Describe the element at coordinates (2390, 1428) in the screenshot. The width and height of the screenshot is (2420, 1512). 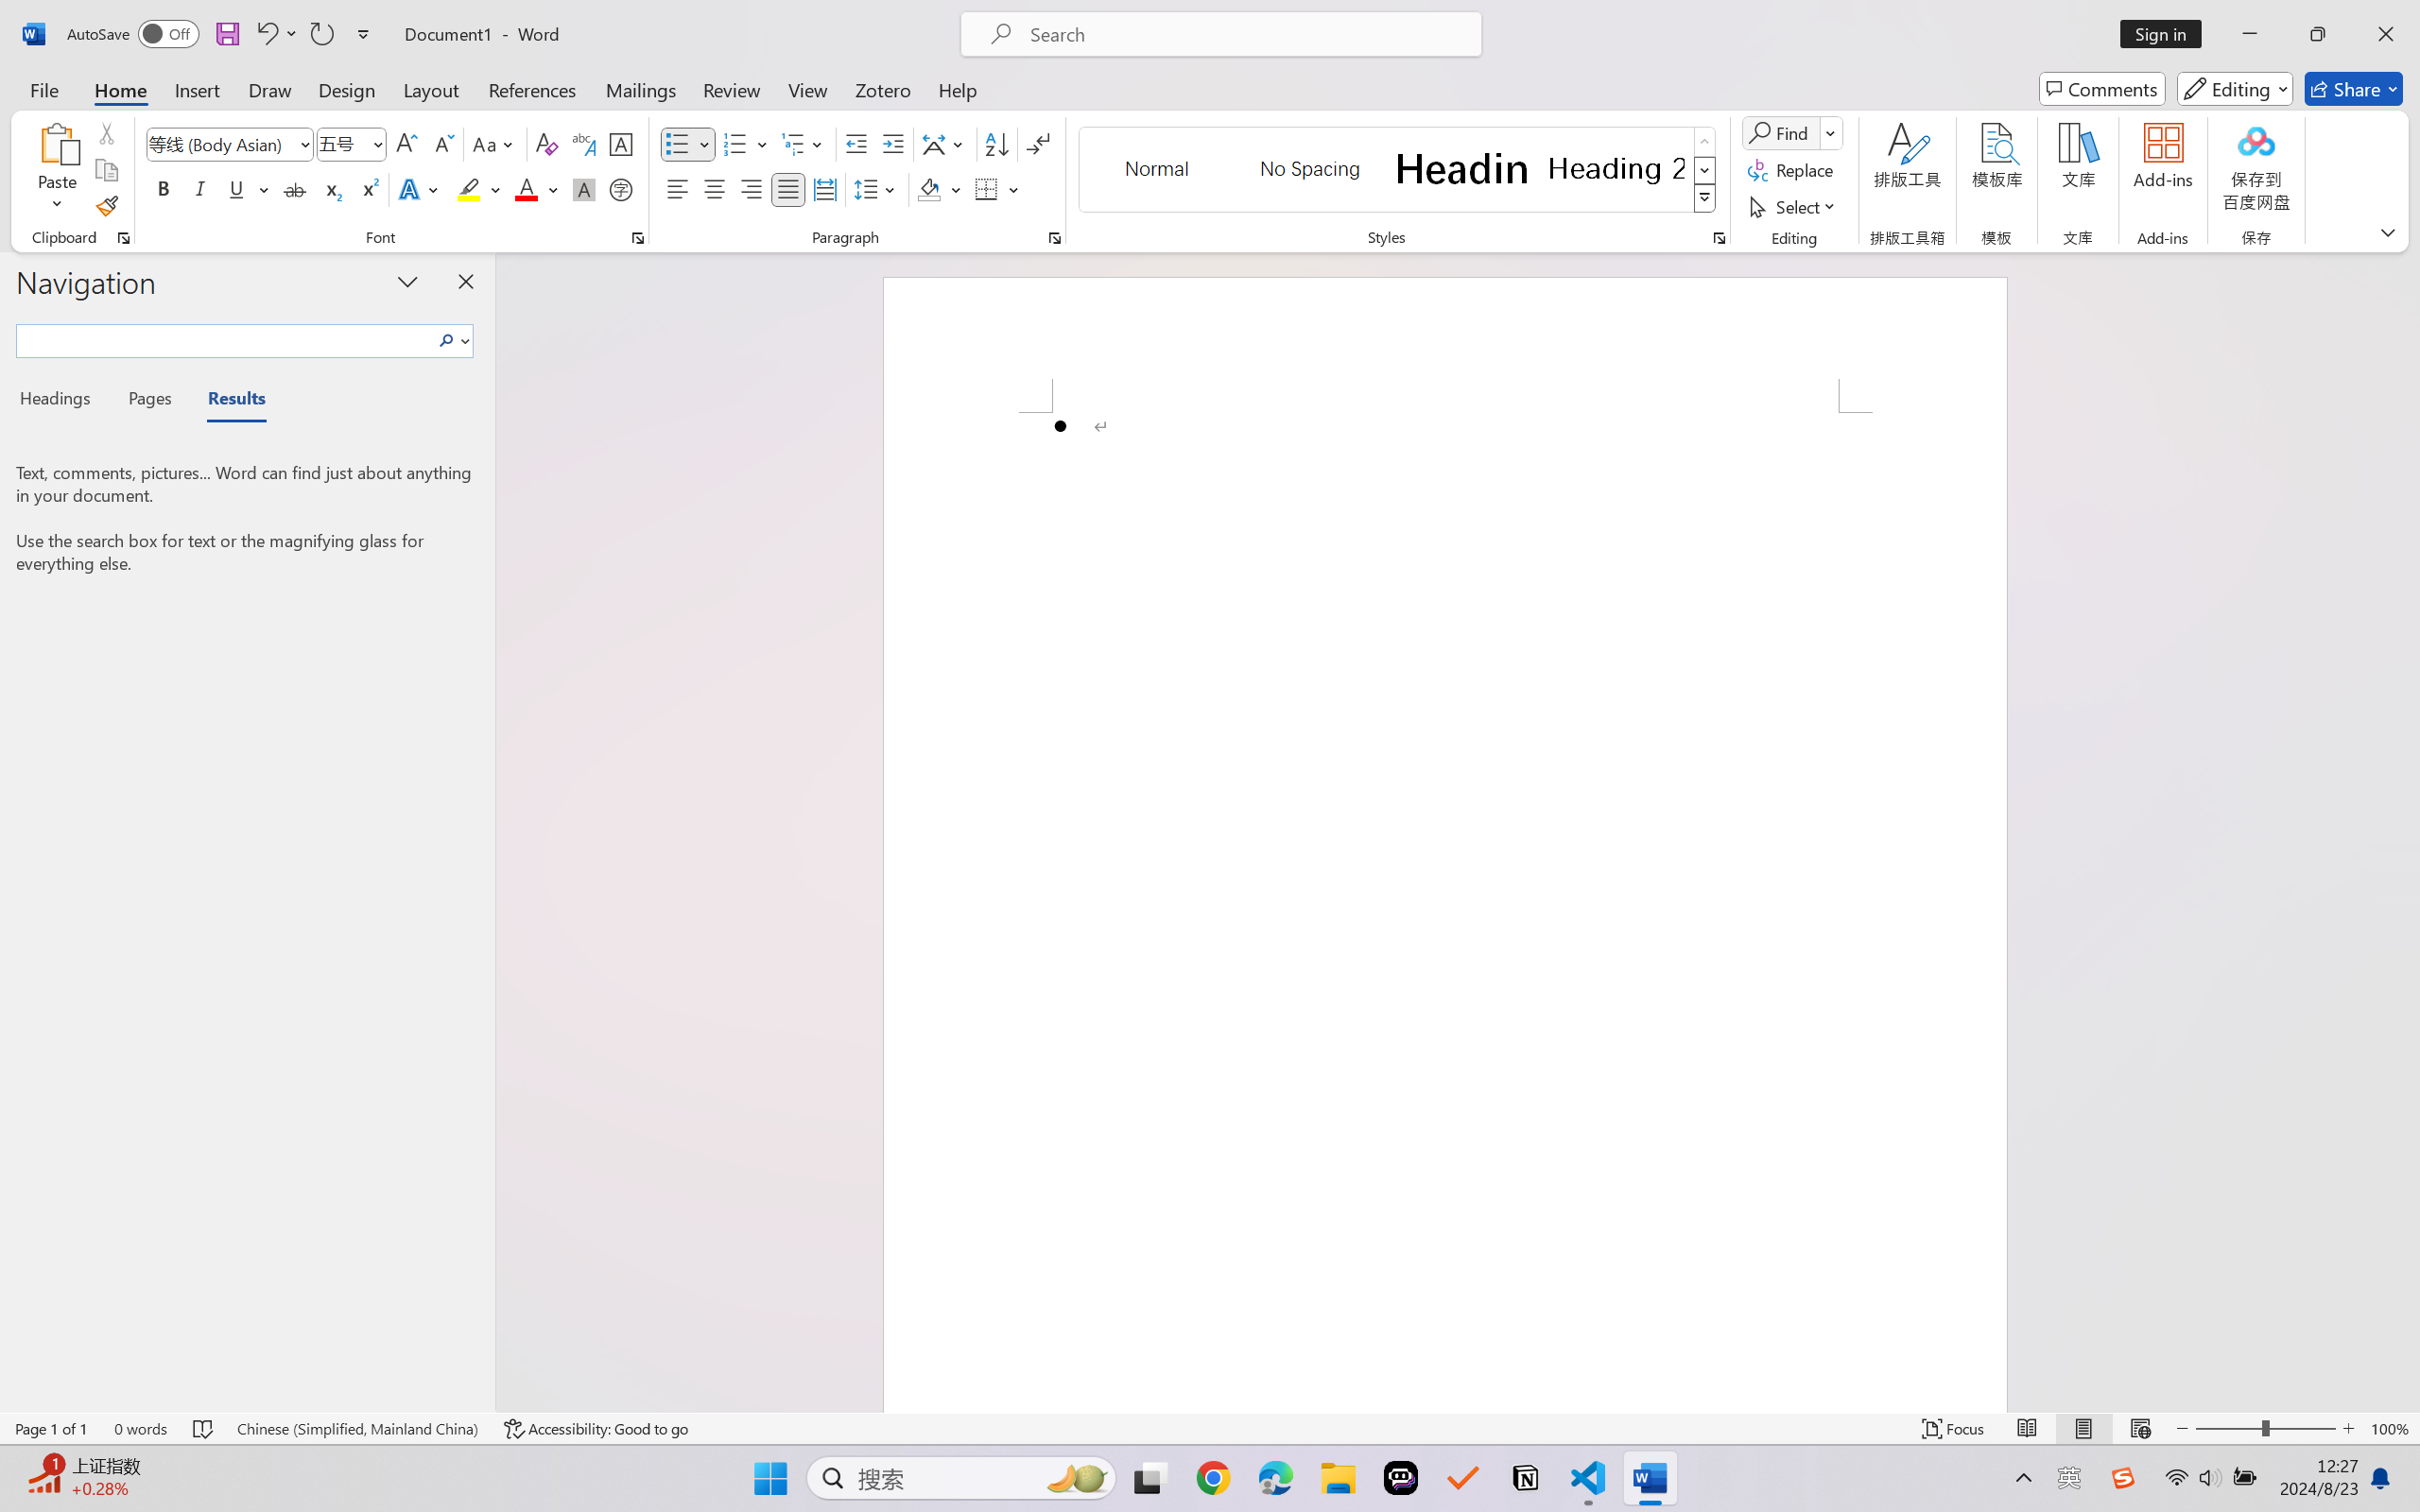
I see `'Zoom 100%'` at that location.